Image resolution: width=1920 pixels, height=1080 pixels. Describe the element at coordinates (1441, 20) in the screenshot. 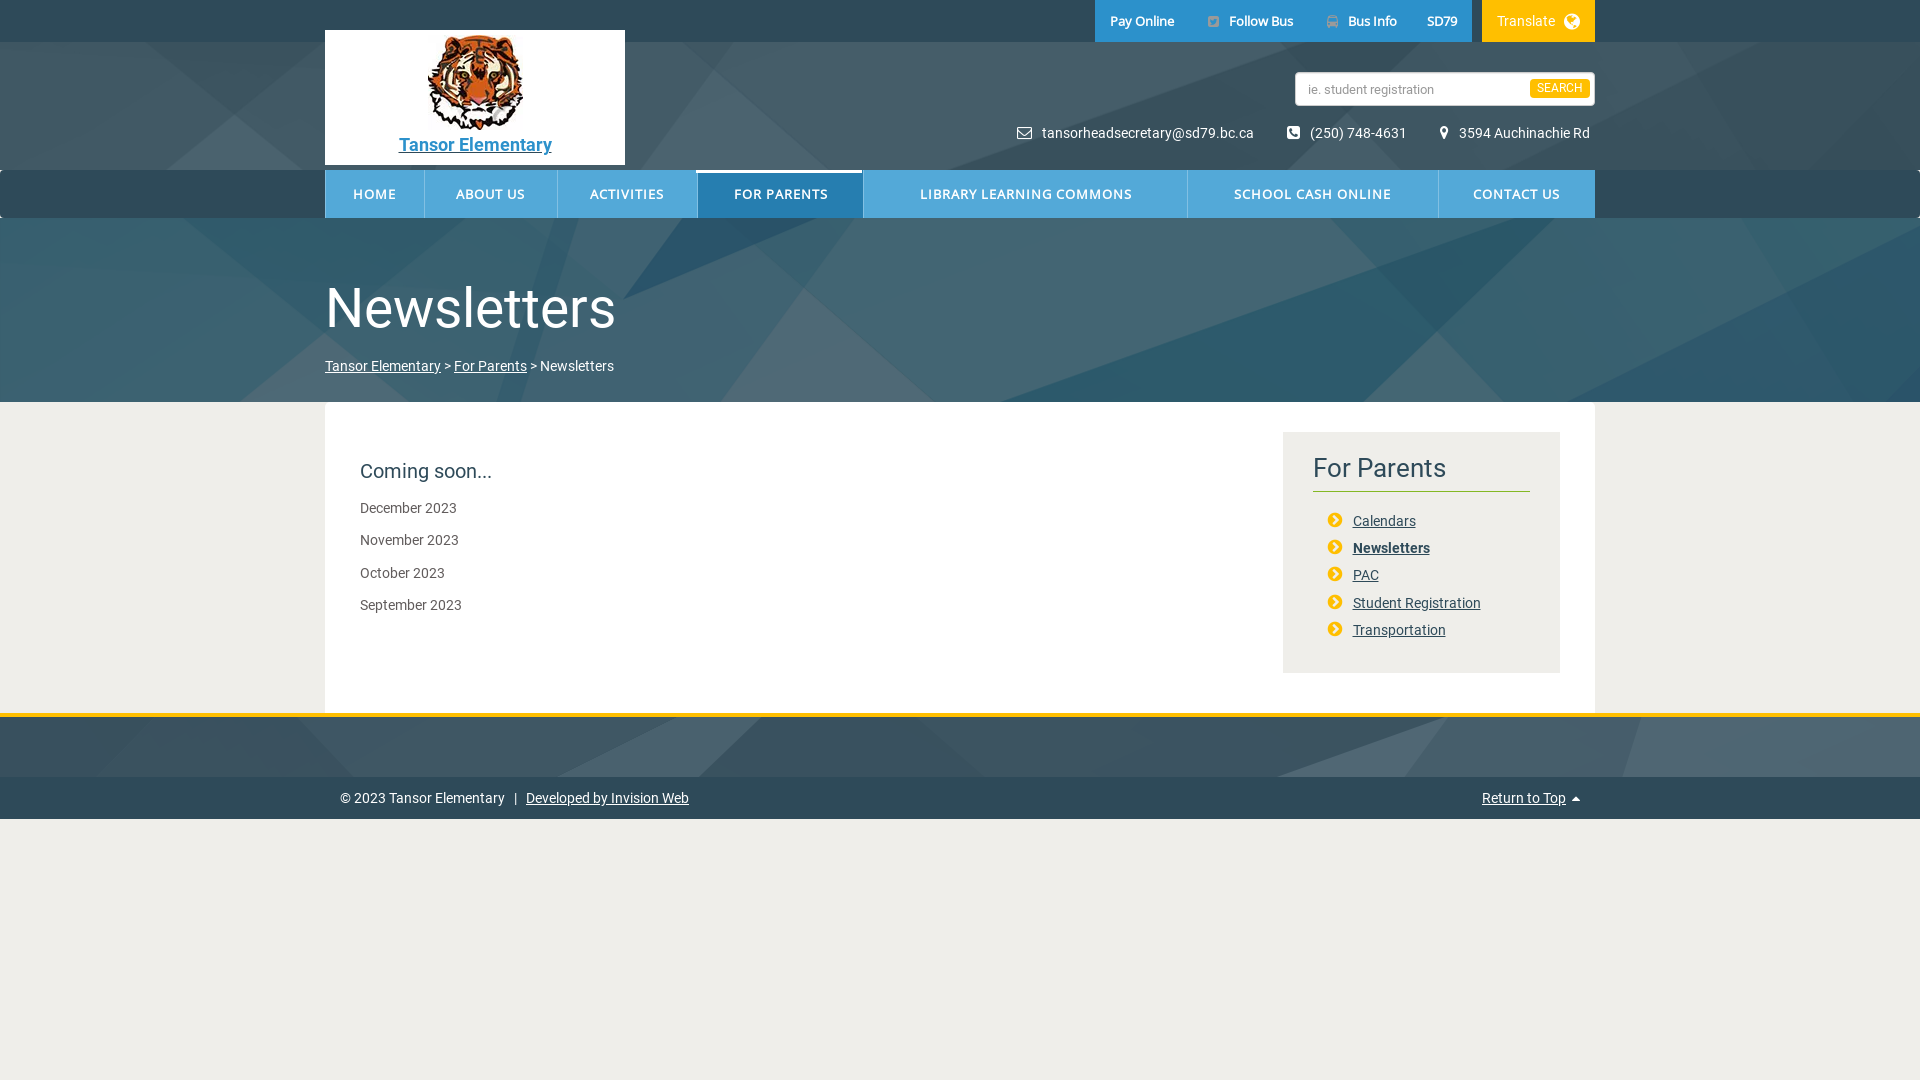

I see `'SD79'` at that location.